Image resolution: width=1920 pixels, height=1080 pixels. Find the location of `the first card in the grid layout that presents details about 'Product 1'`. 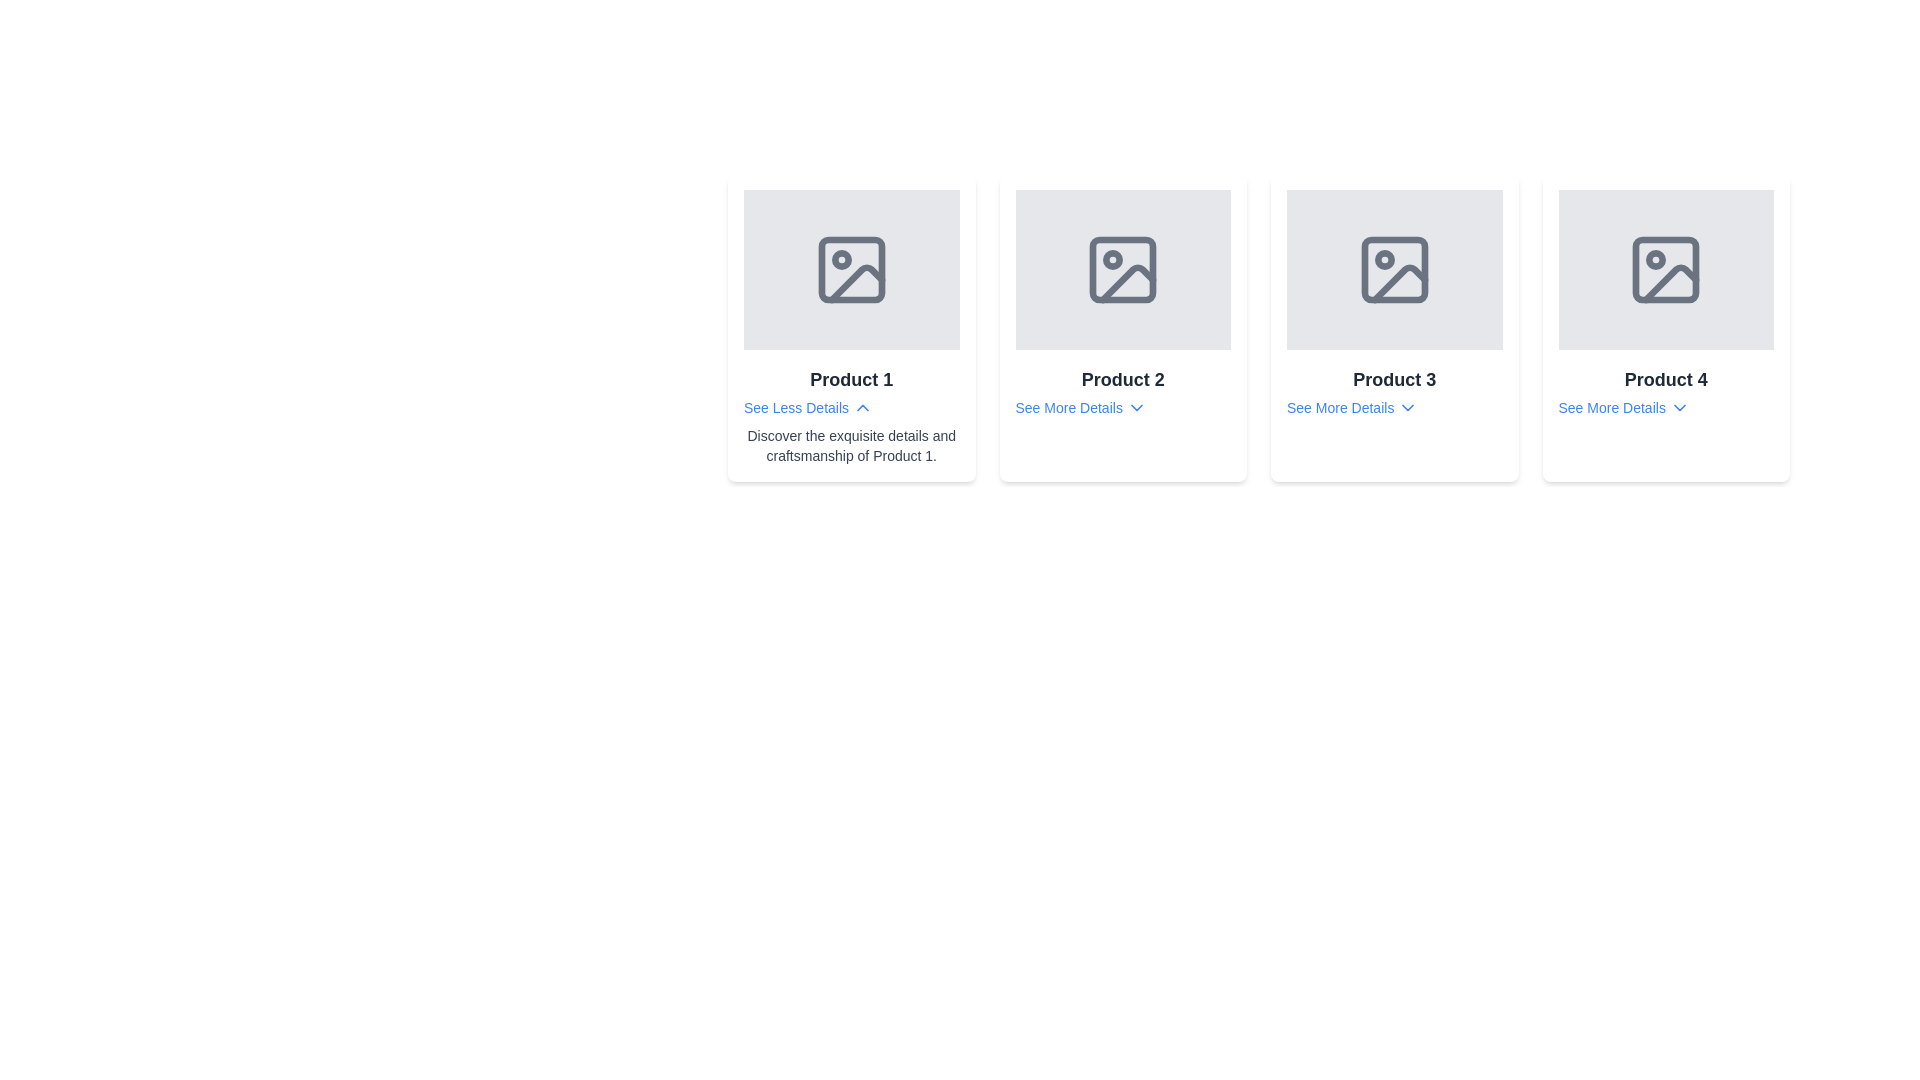

the first card in the grid layout that presents details about 'Product 1' is located at coordinates (851, 326).